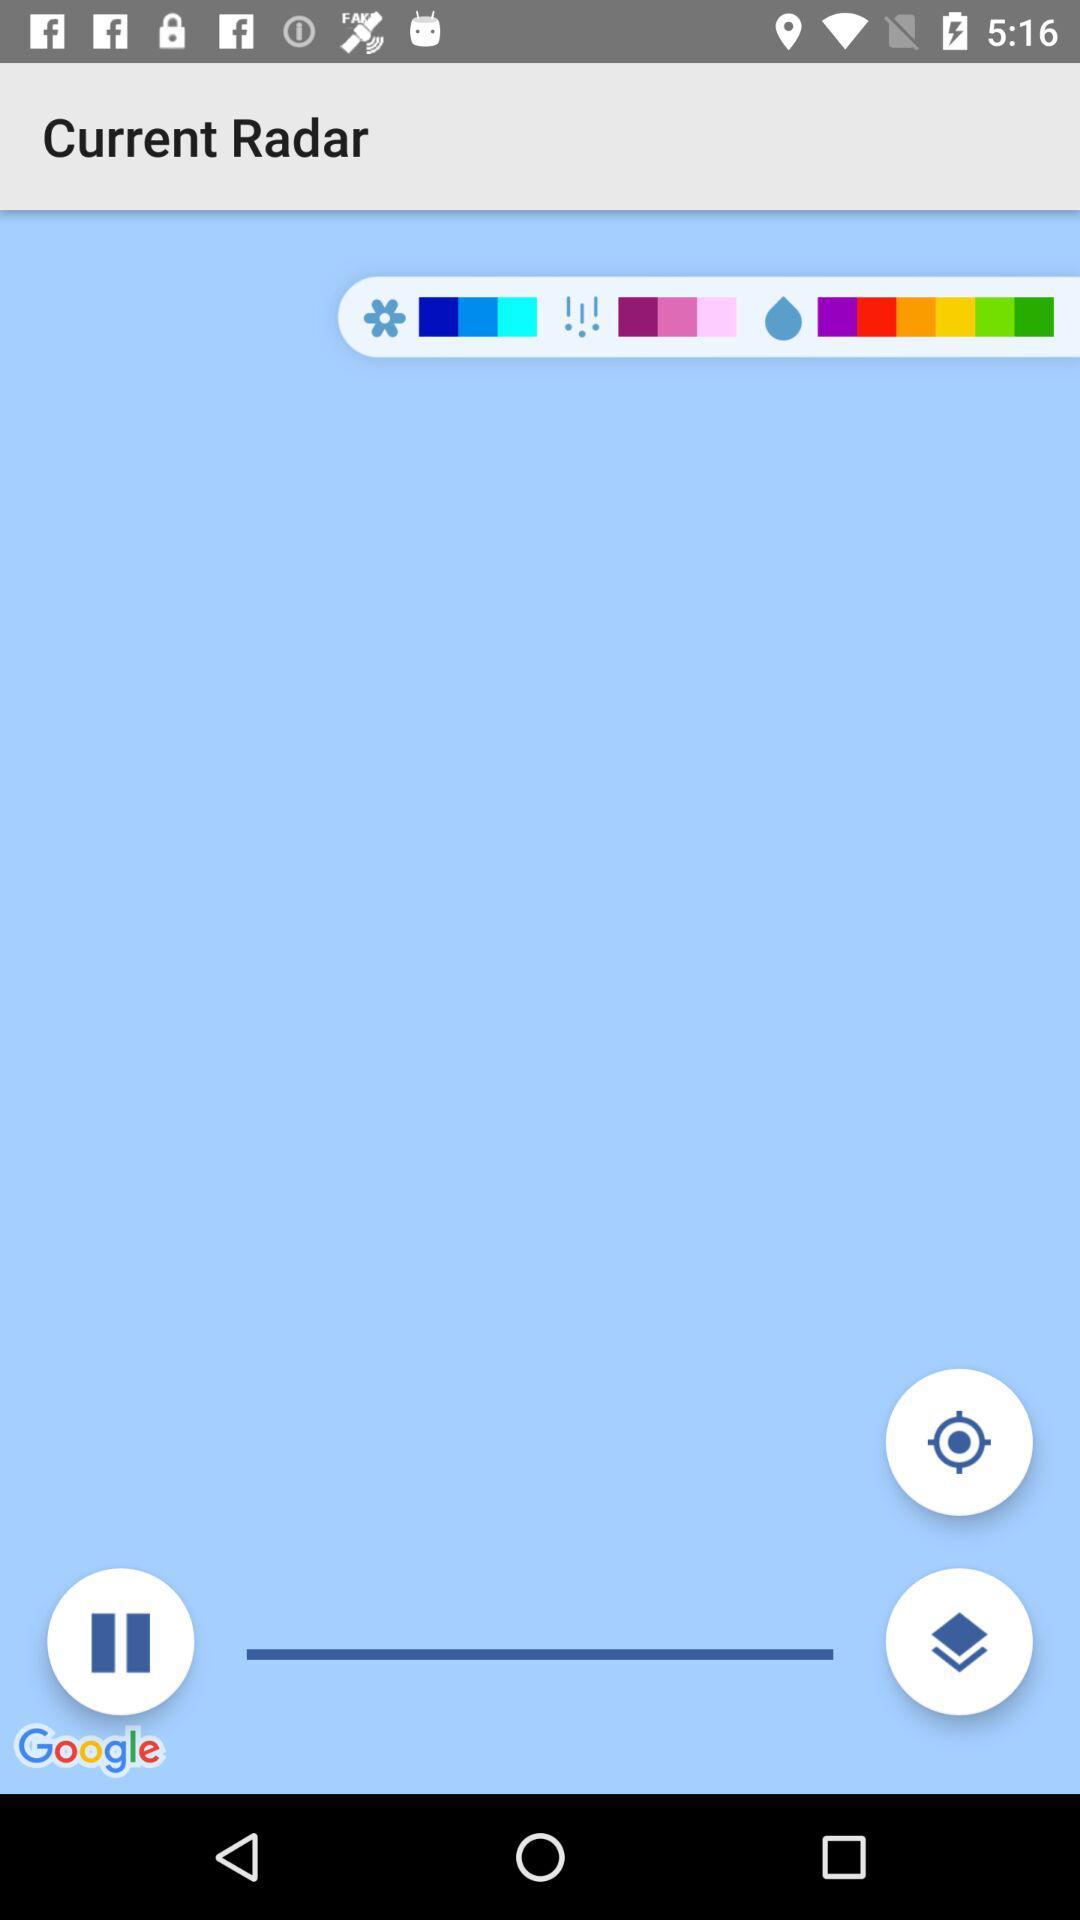  Describe the element at coordinates (120, 1641) in the screenshot. I see `the pause icon` at that location.